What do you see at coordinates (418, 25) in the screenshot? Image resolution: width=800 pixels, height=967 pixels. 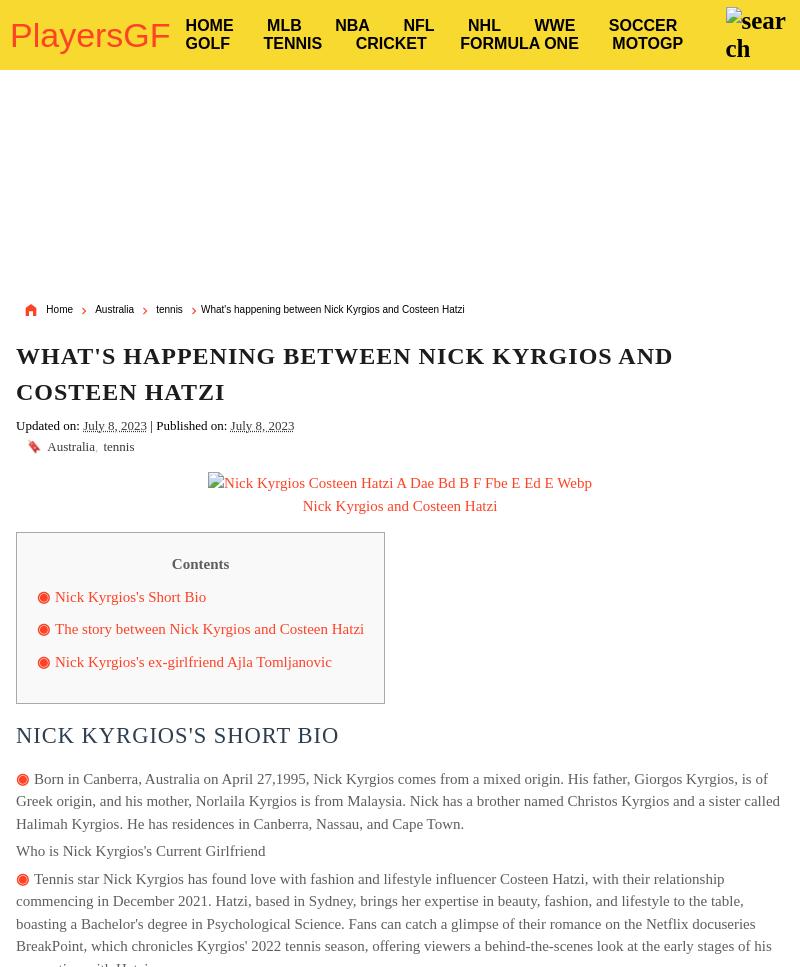 I see `'NFL'` at bounding box center [418, 25].